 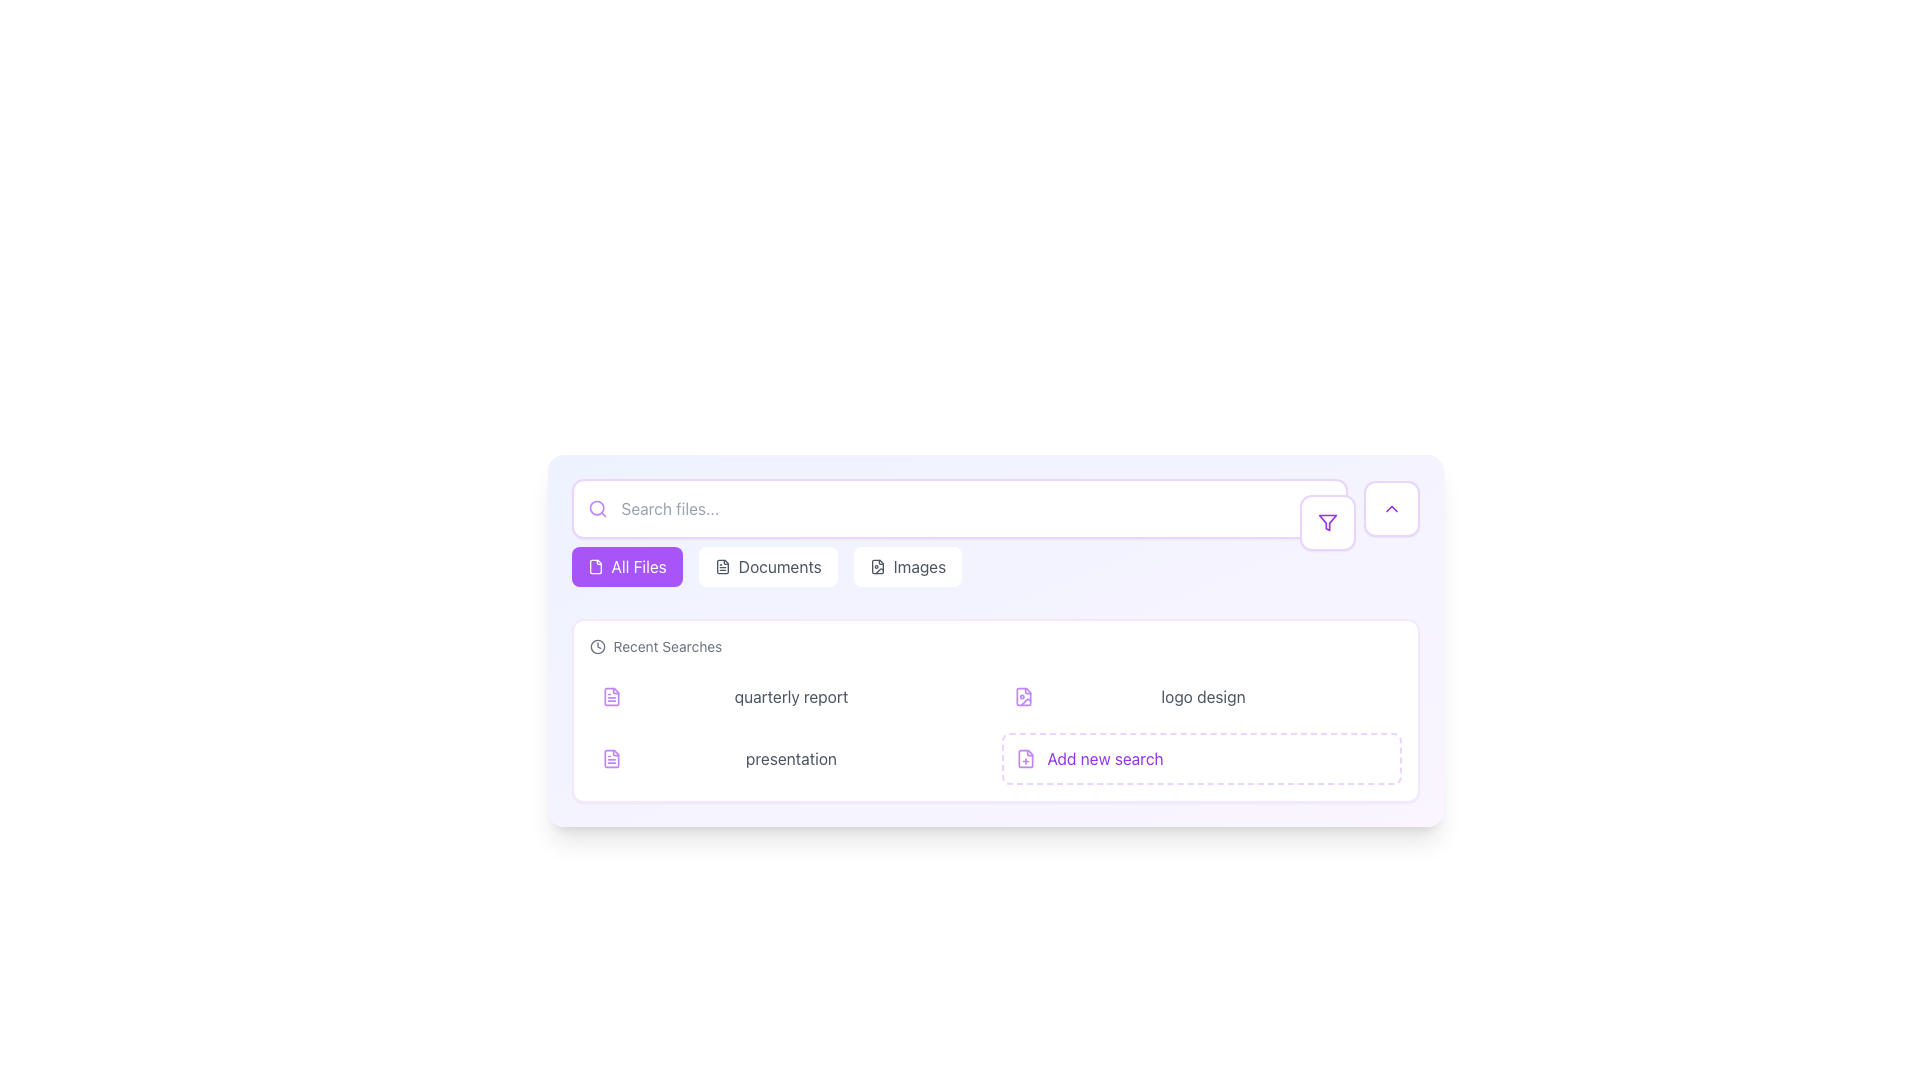 What do you see at coordinates (1023, 696) in the screenshot?
I see `the 'logo design' search entry icon located in the 'Recent Searches' section, positioned between 'quarterly report' and 'logo design'` at bounding box center [1023, 696].